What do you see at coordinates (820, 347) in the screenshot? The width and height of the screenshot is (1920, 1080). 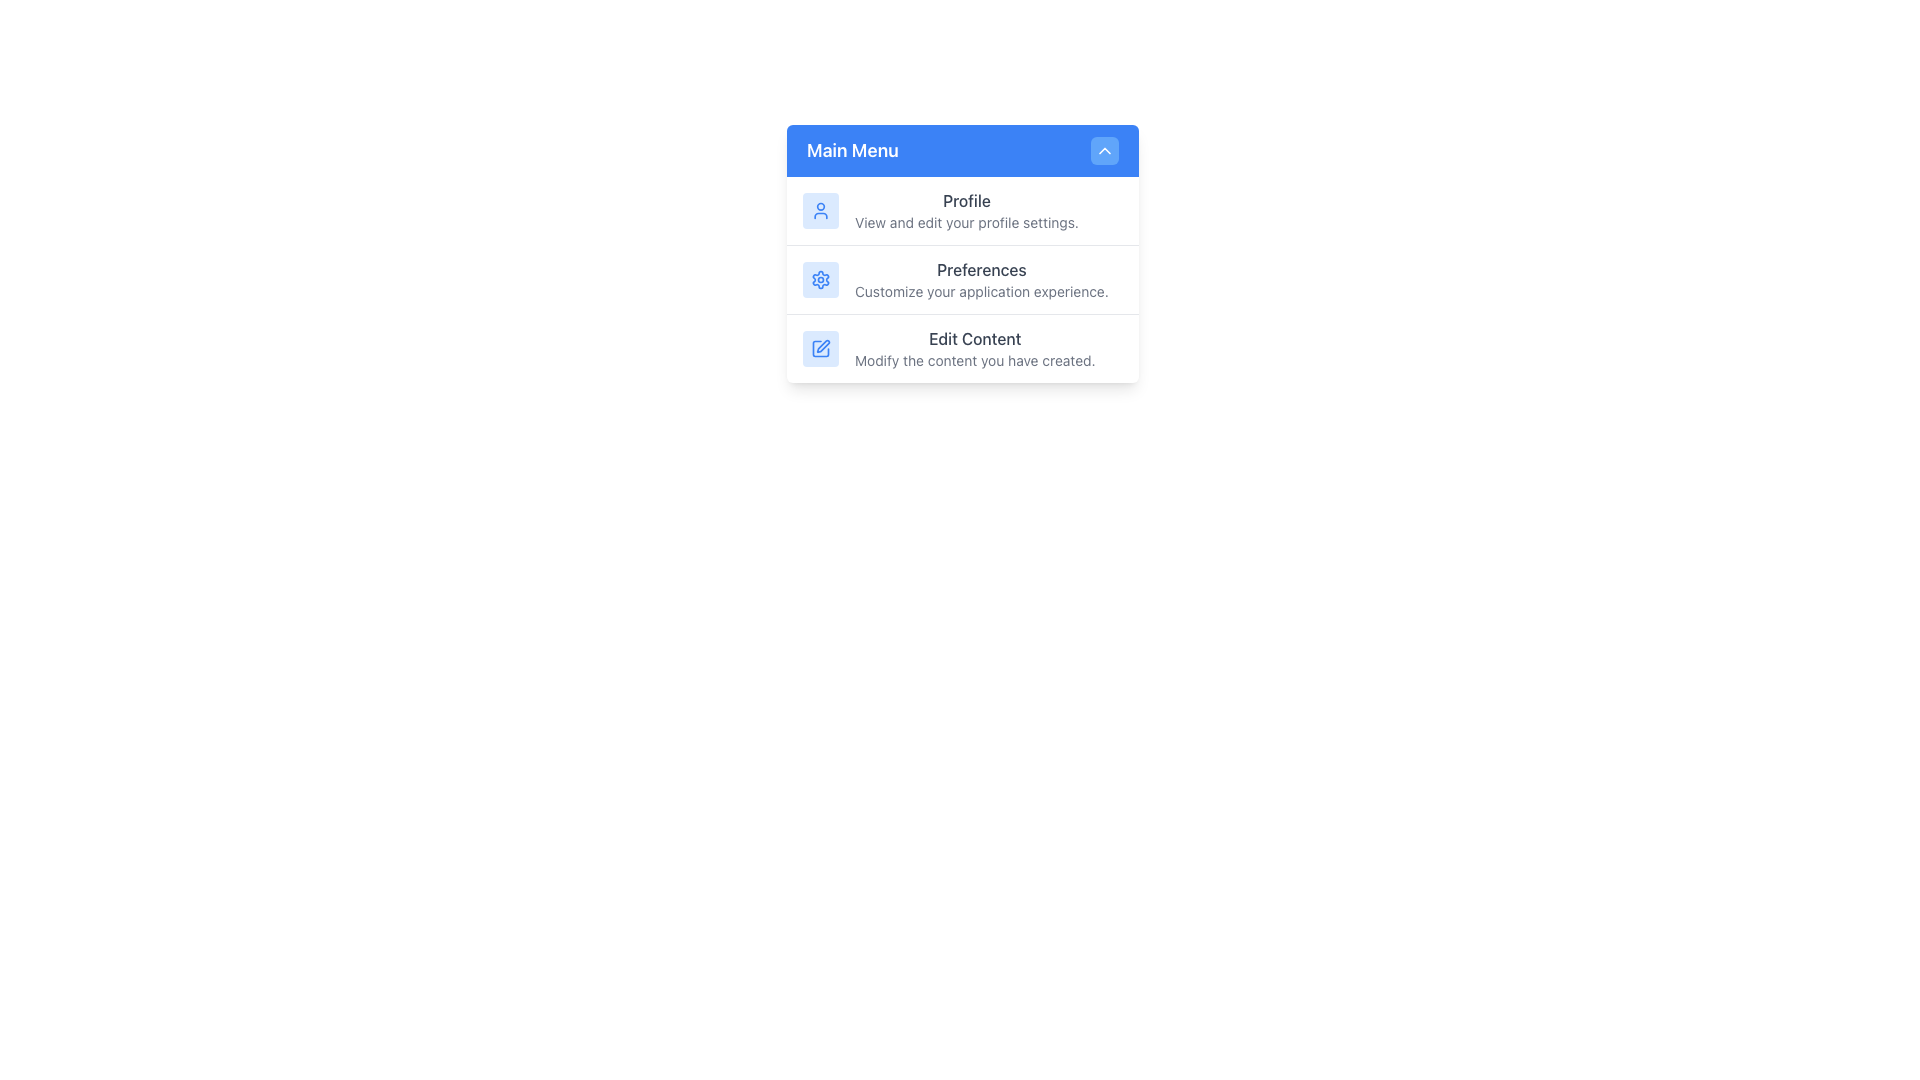 I see `the 'Edit Content' icon located in the lower section of the 'Main Menu' to initiate editing` at bounding box center [820, 347].